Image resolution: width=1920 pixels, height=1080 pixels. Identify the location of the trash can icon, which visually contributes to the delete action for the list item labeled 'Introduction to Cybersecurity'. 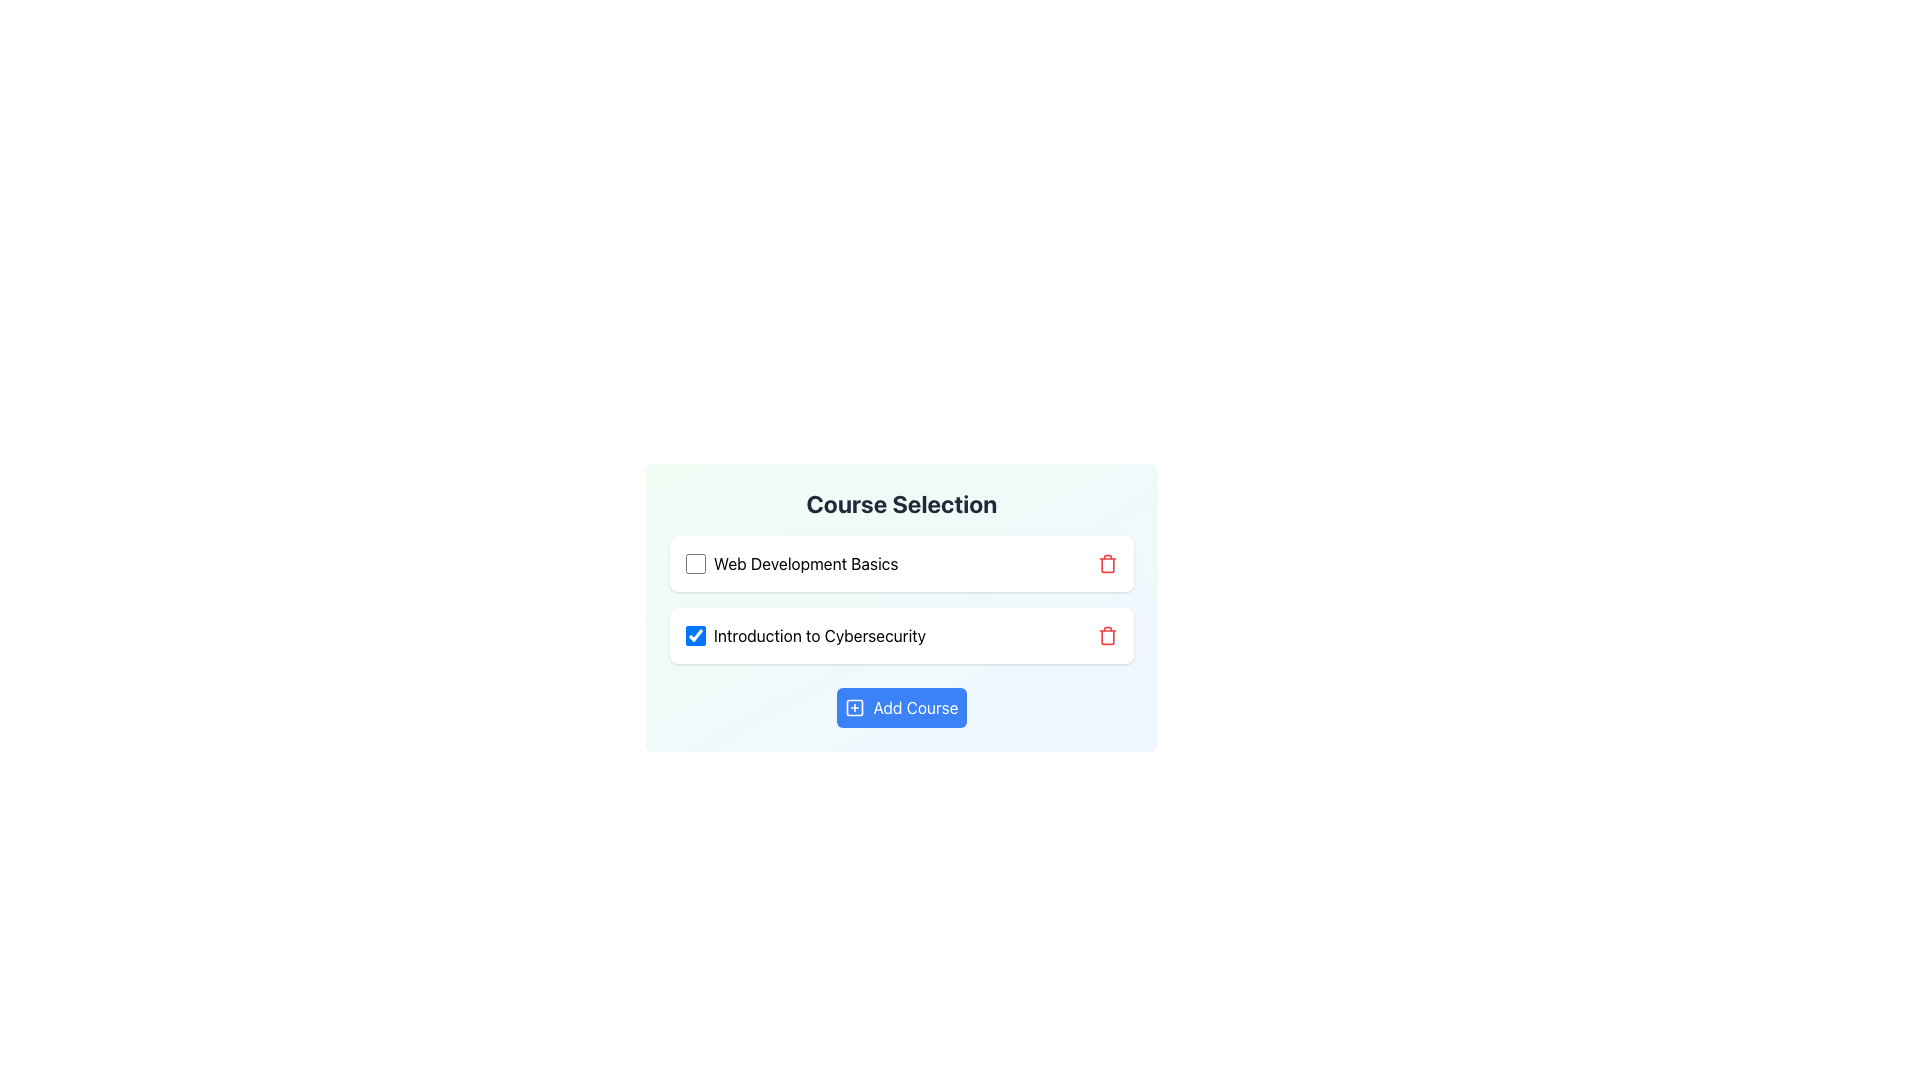
(1107, 564).